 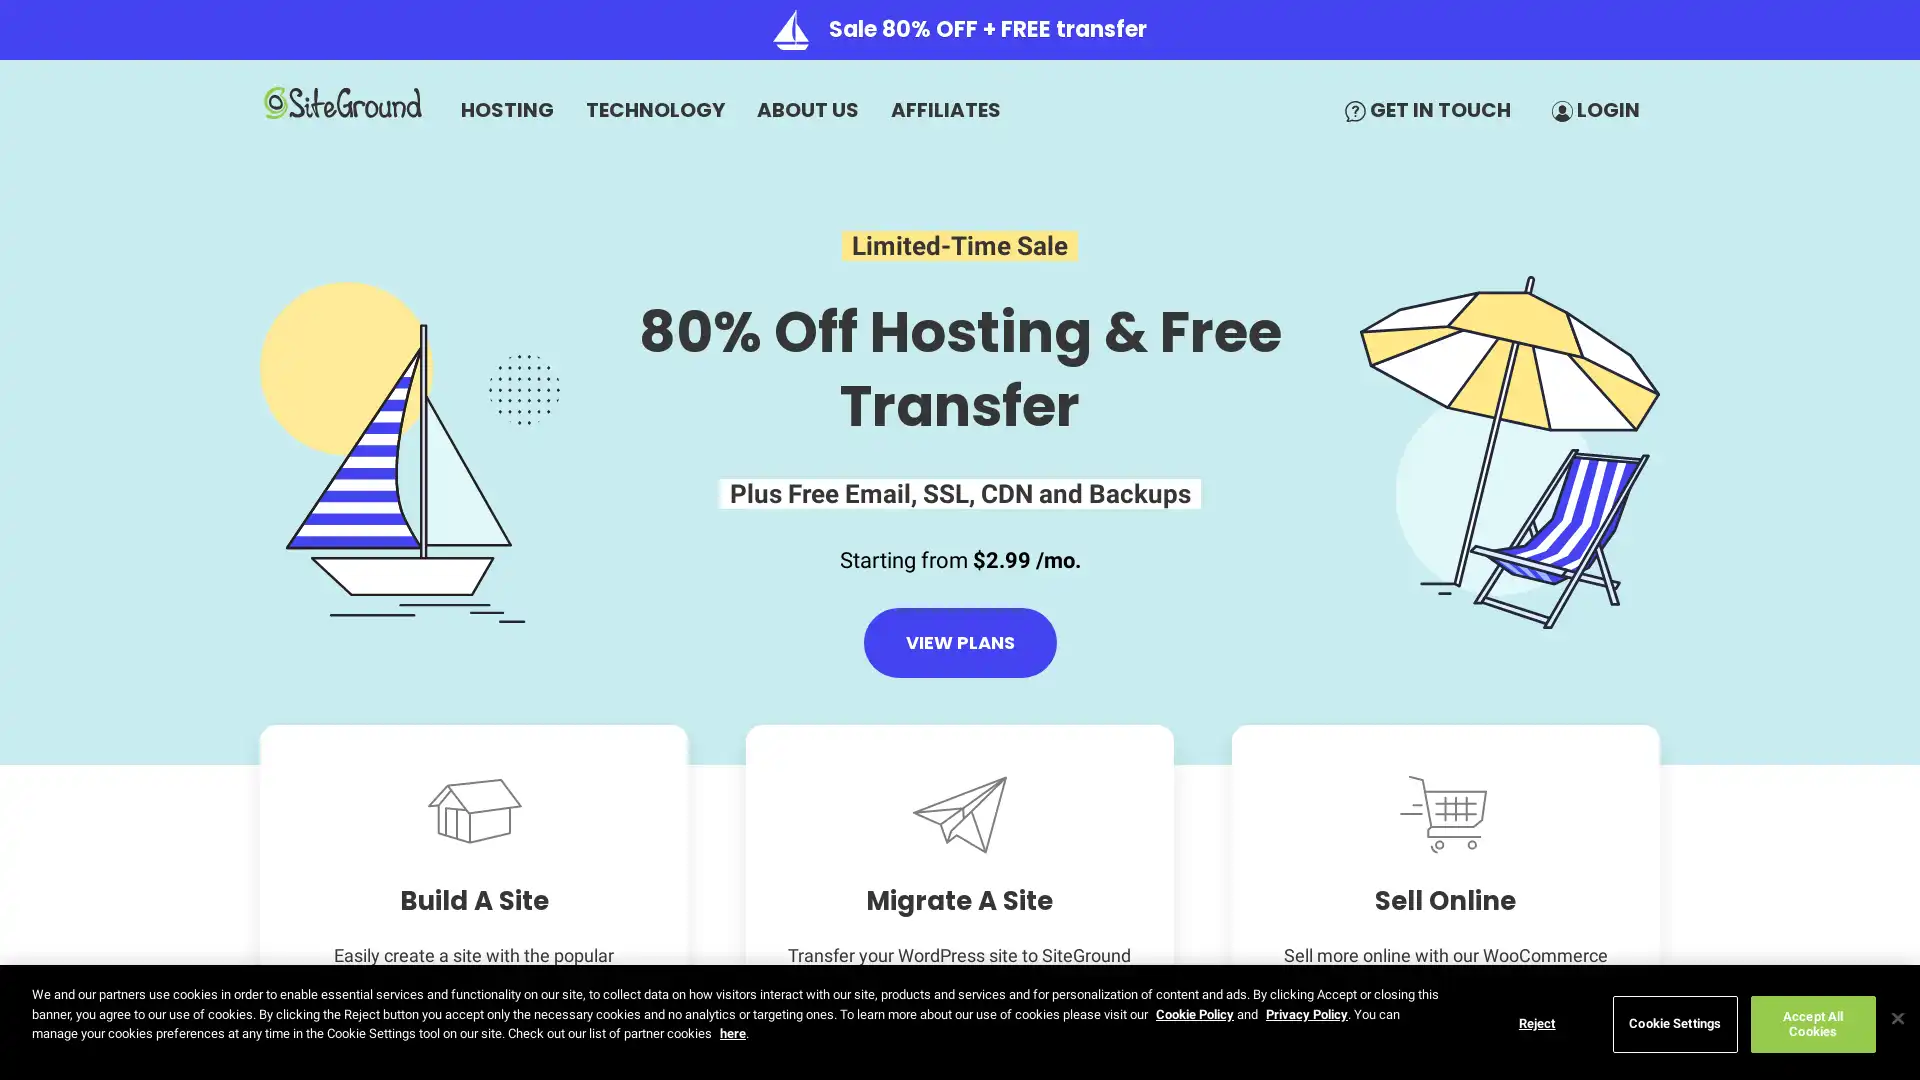 What do you see at coordinates (1674, 1023) in the screenshot?
I see `Cookie Settings` at bounding box center [1674, 1023].